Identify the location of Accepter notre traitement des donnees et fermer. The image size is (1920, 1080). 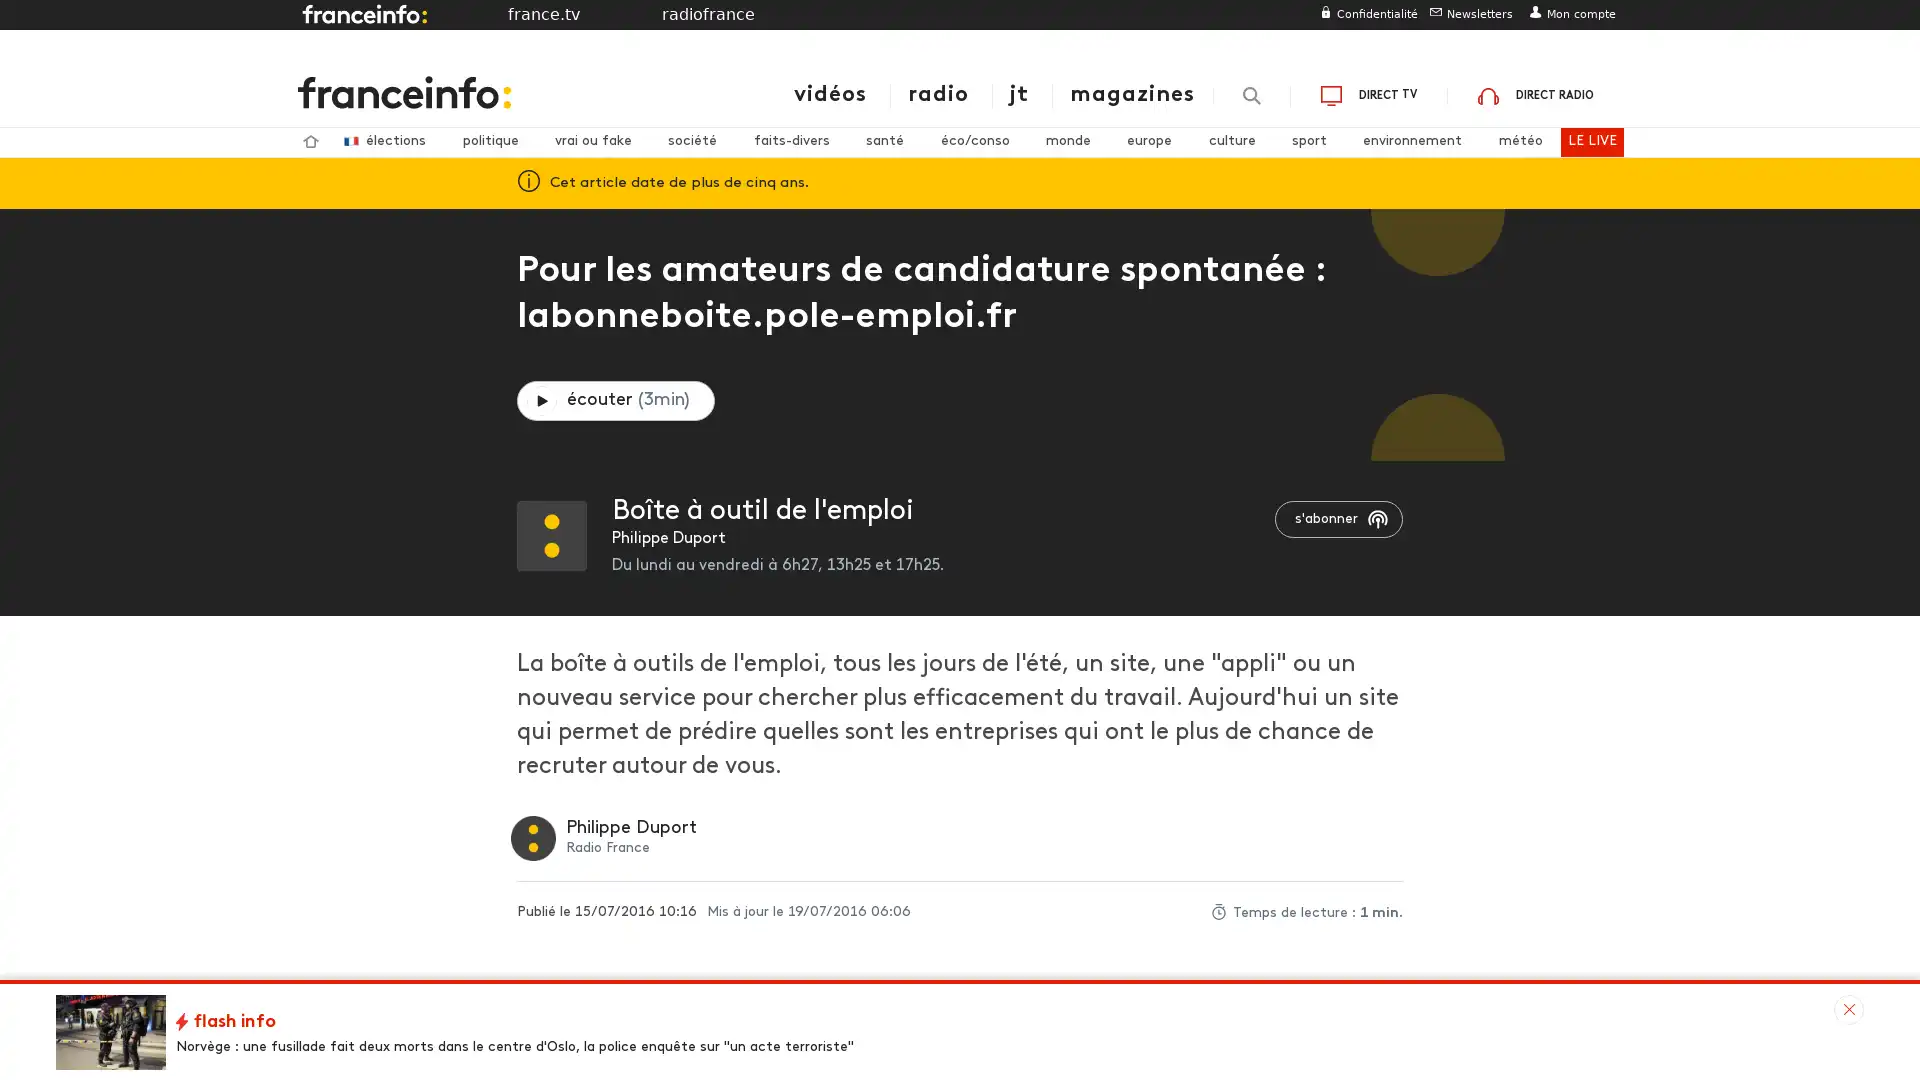
(1190, 821).